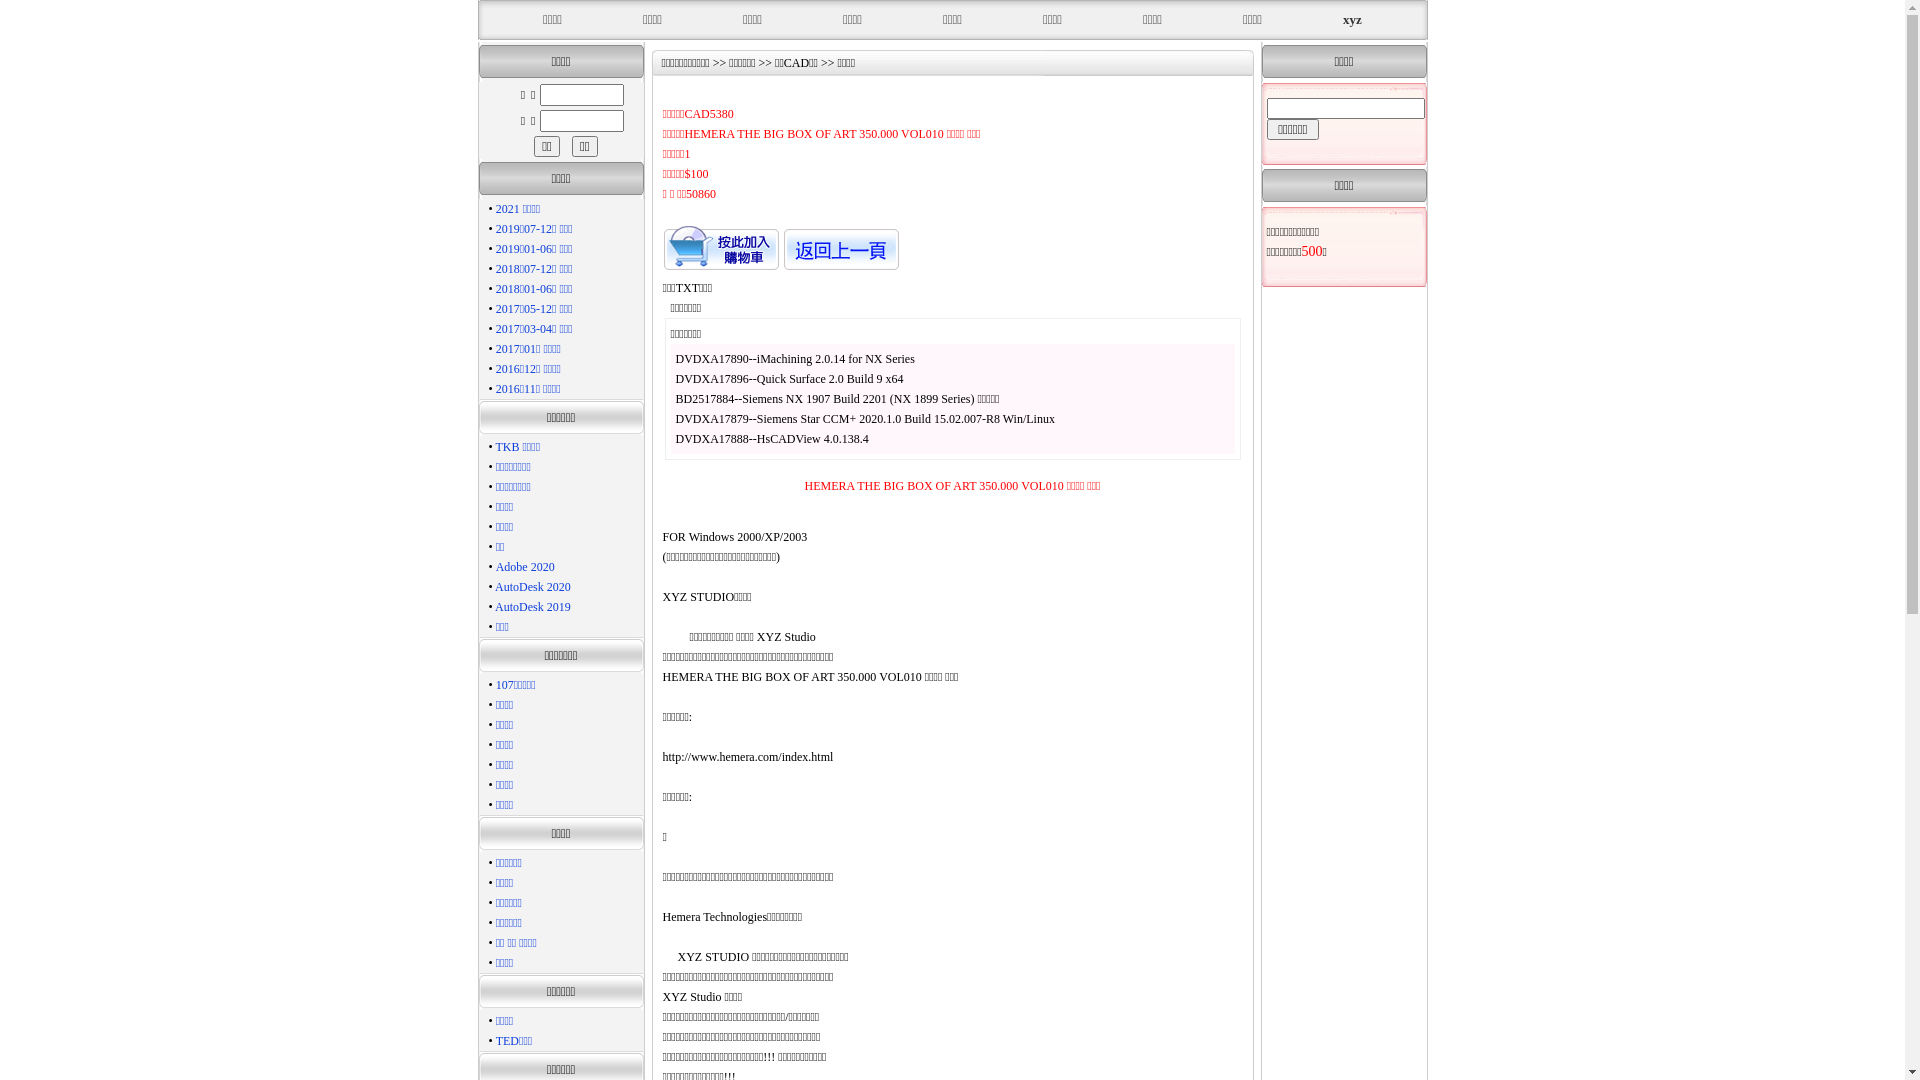 The image size is (1920, 1080). I want to click on 'AutoDesk 2020', so click(532, 585).